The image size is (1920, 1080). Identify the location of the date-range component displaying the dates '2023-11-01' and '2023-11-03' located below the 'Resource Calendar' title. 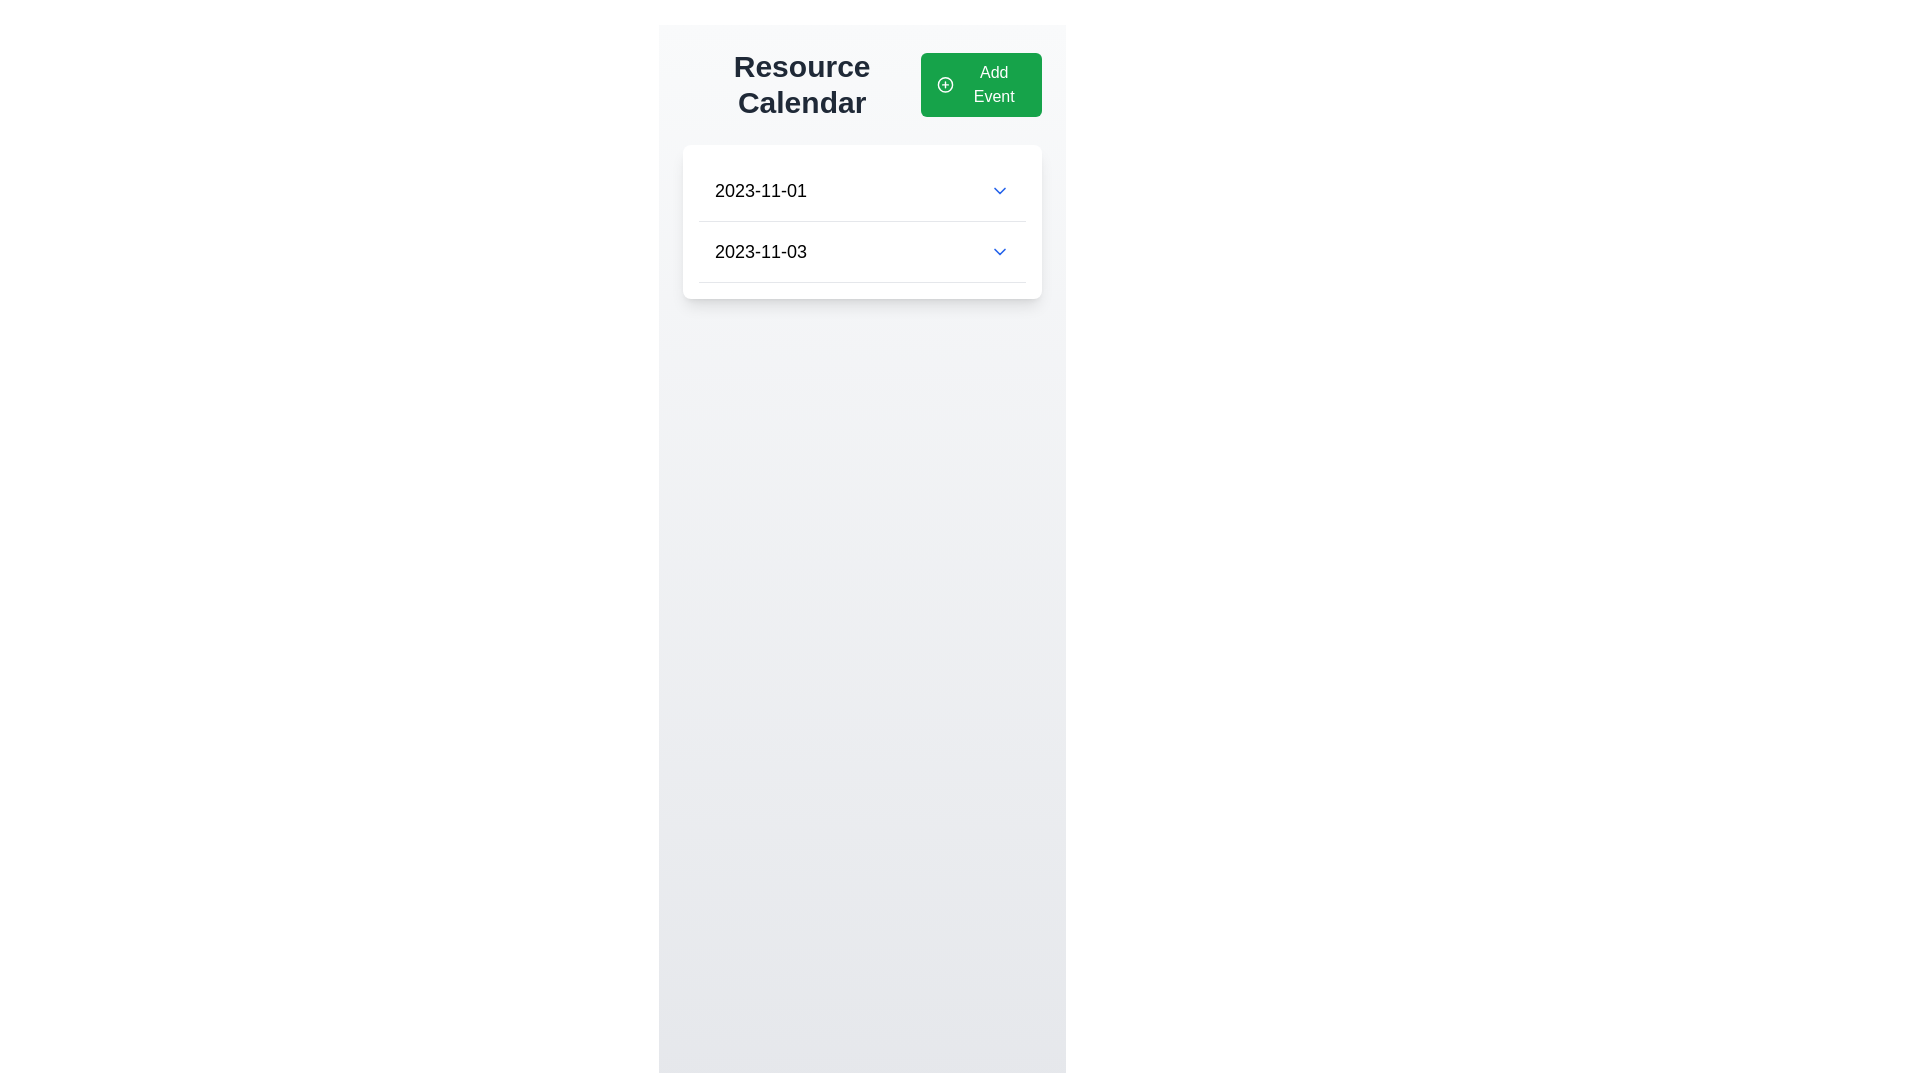
(862, 222).